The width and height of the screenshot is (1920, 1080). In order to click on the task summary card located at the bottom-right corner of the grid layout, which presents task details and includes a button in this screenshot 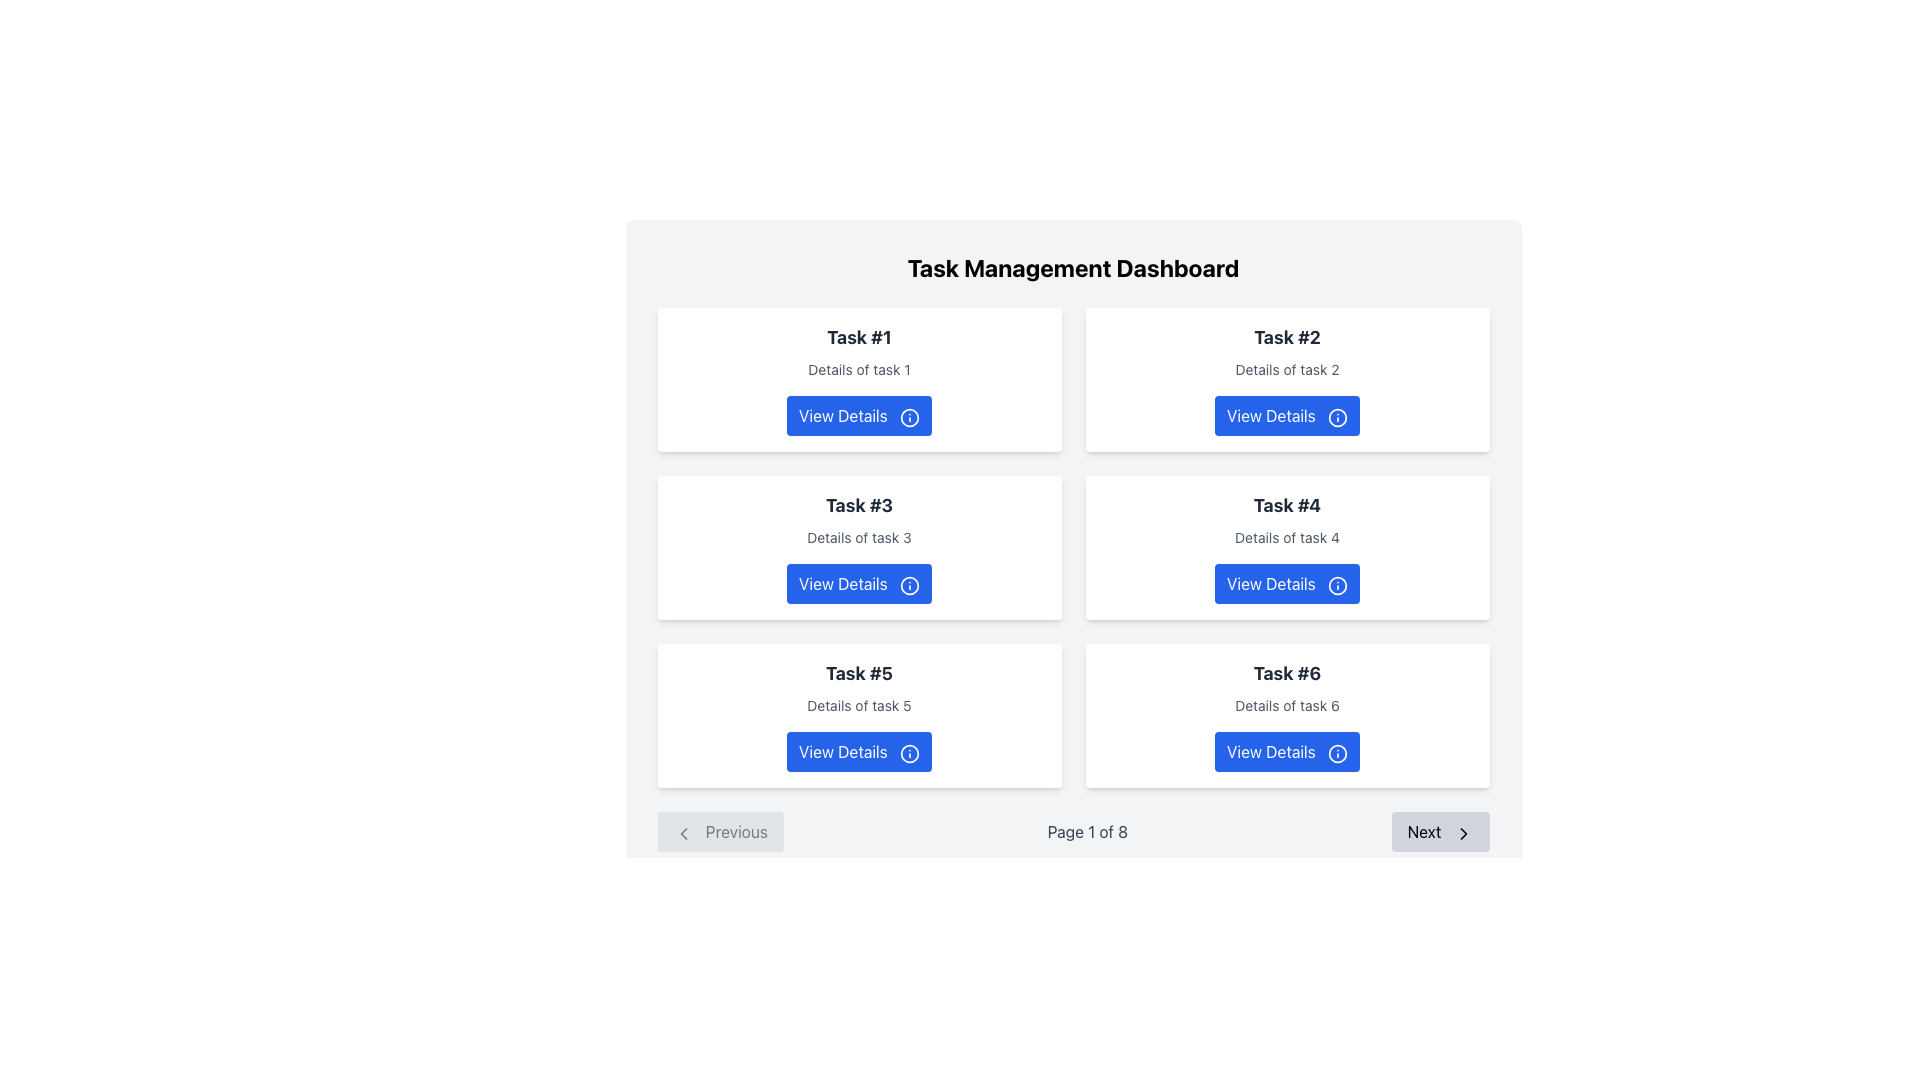, I will do `click(1287, 715)`.